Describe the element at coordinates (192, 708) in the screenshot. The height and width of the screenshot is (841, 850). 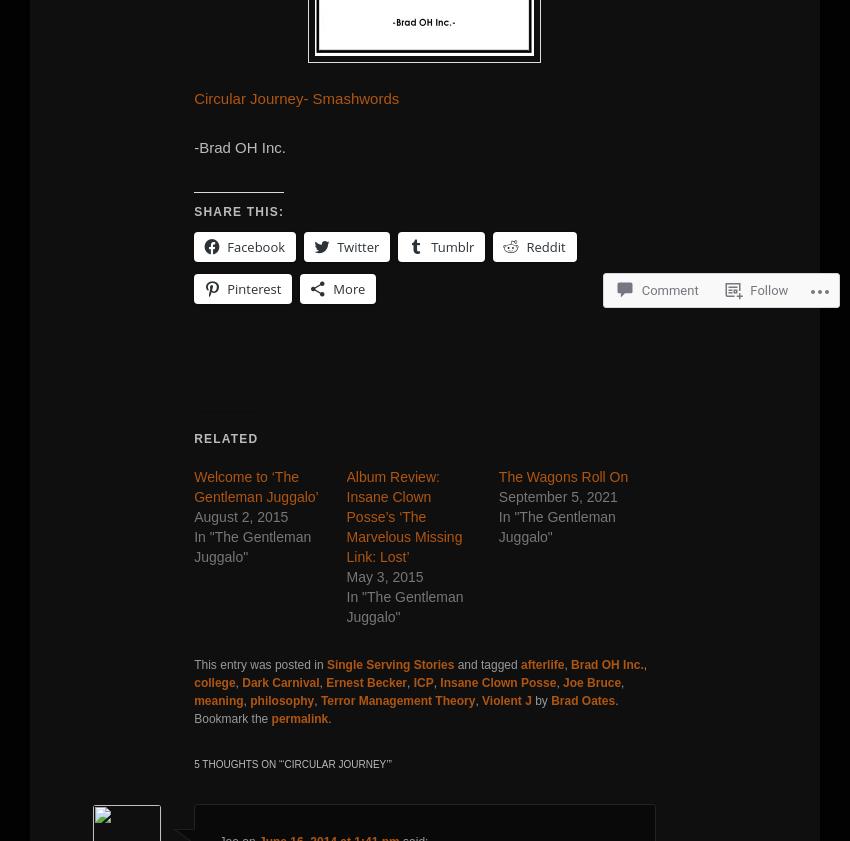
I see `'. Bookmark the'` at that location.